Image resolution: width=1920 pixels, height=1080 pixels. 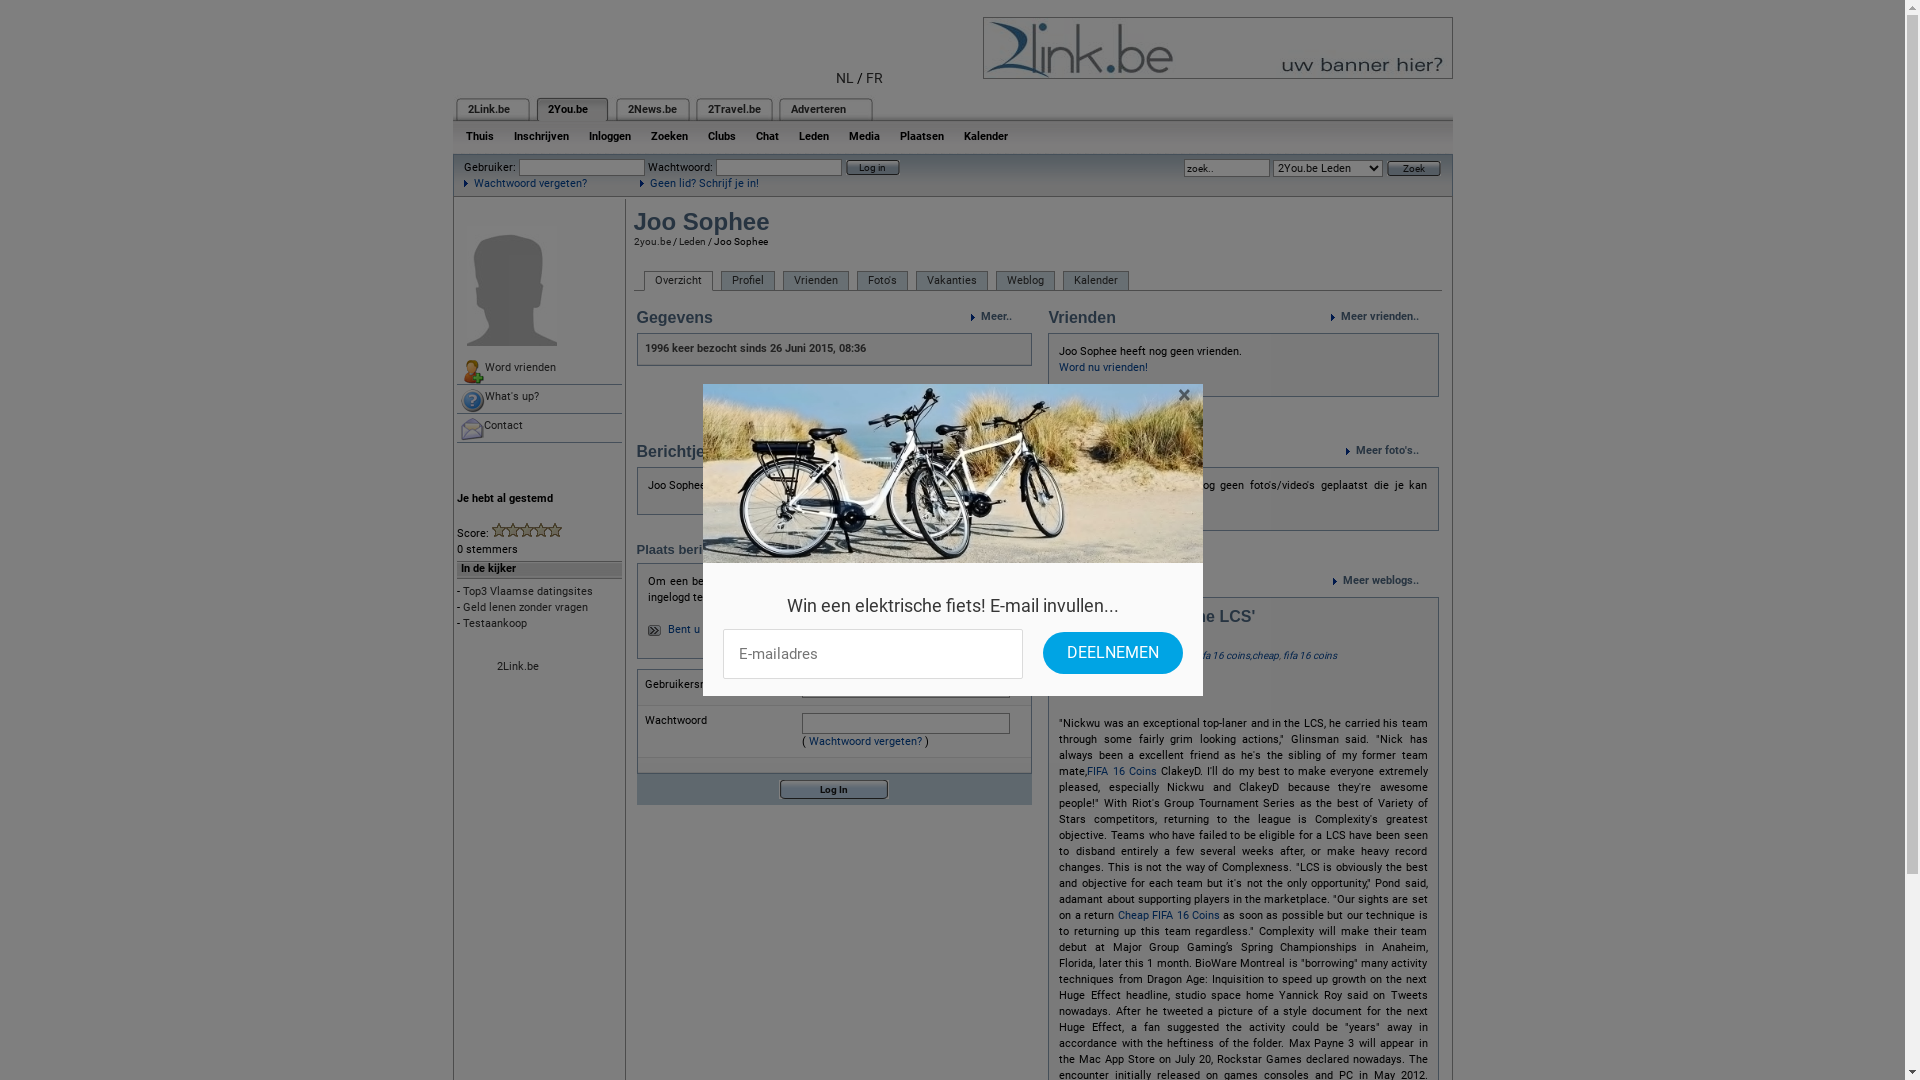 What do you see at coordinates (678, 281) in the screenshot?
I see `'Overzicht'` at bounding box center [678, 281].